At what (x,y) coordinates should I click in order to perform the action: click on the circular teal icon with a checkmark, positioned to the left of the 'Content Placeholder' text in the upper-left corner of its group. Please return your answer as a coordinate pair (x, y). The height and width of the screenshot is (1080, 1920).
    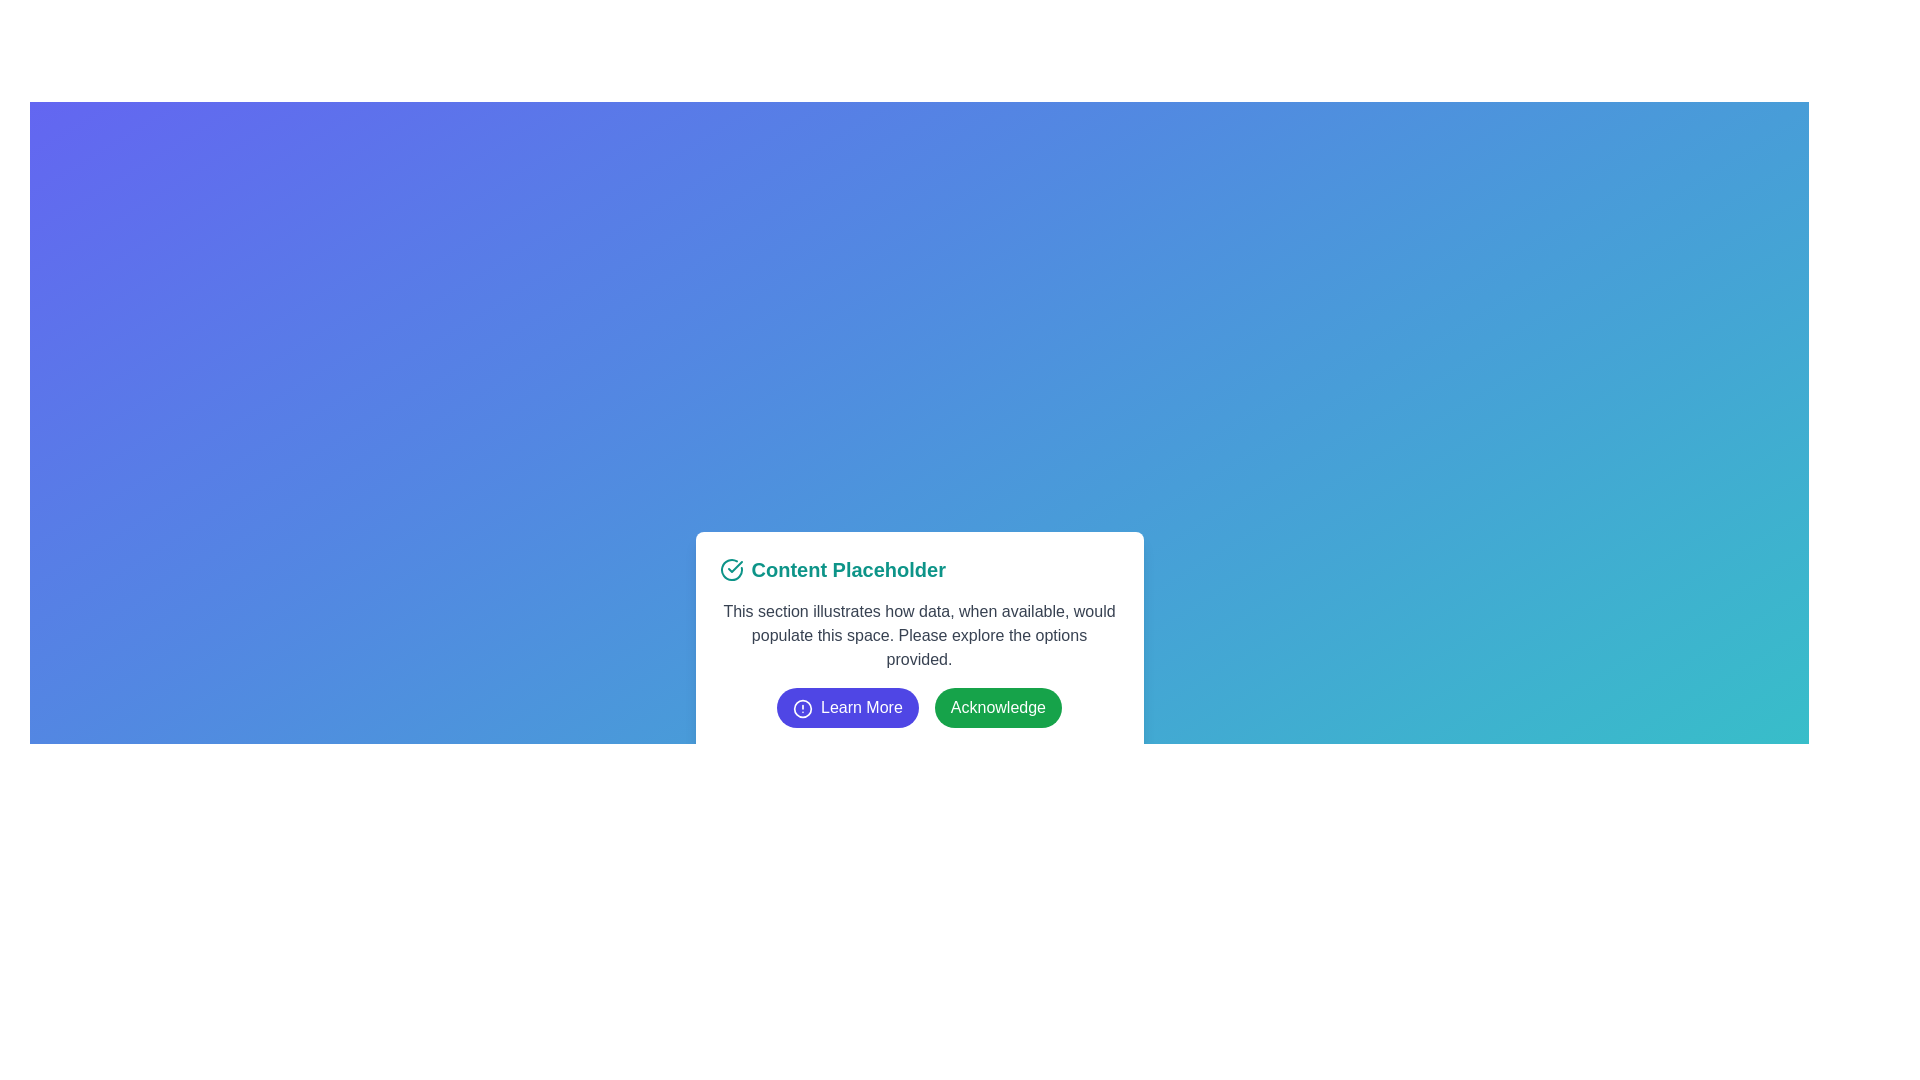
    Looking at the image, I should click on (730, 570).